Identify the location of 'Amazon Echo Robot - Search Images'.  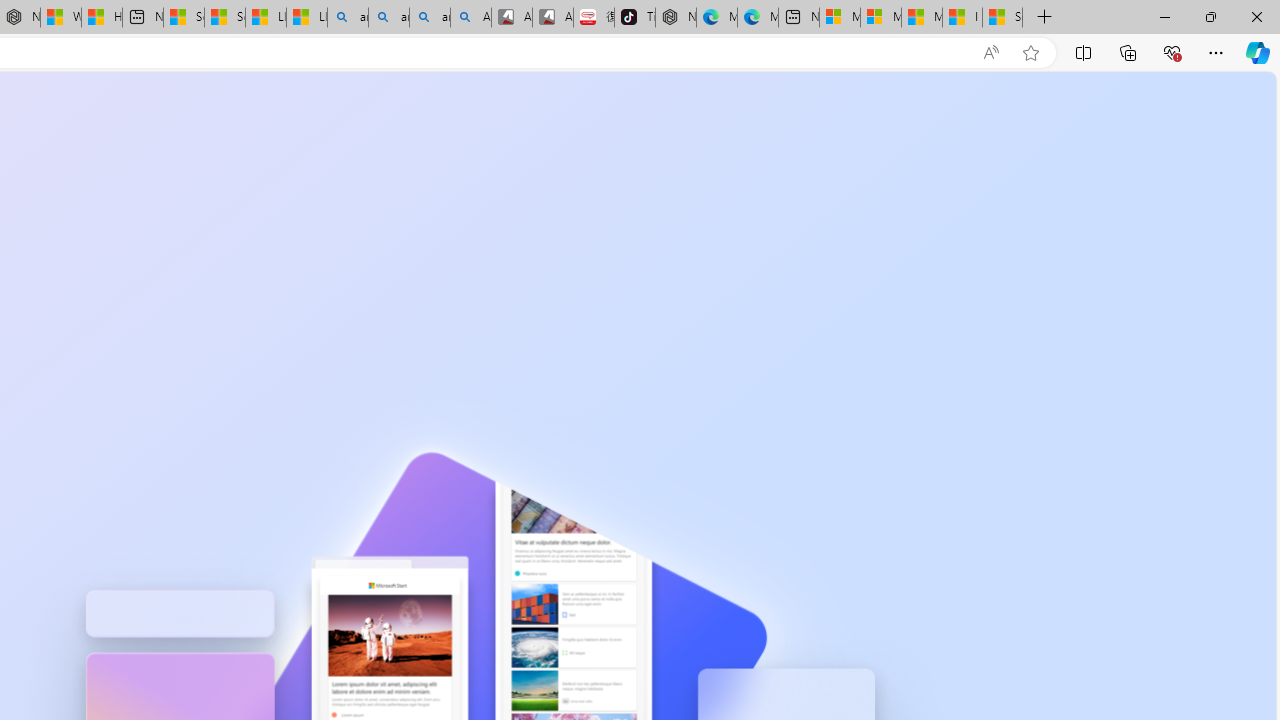
(470, 17).